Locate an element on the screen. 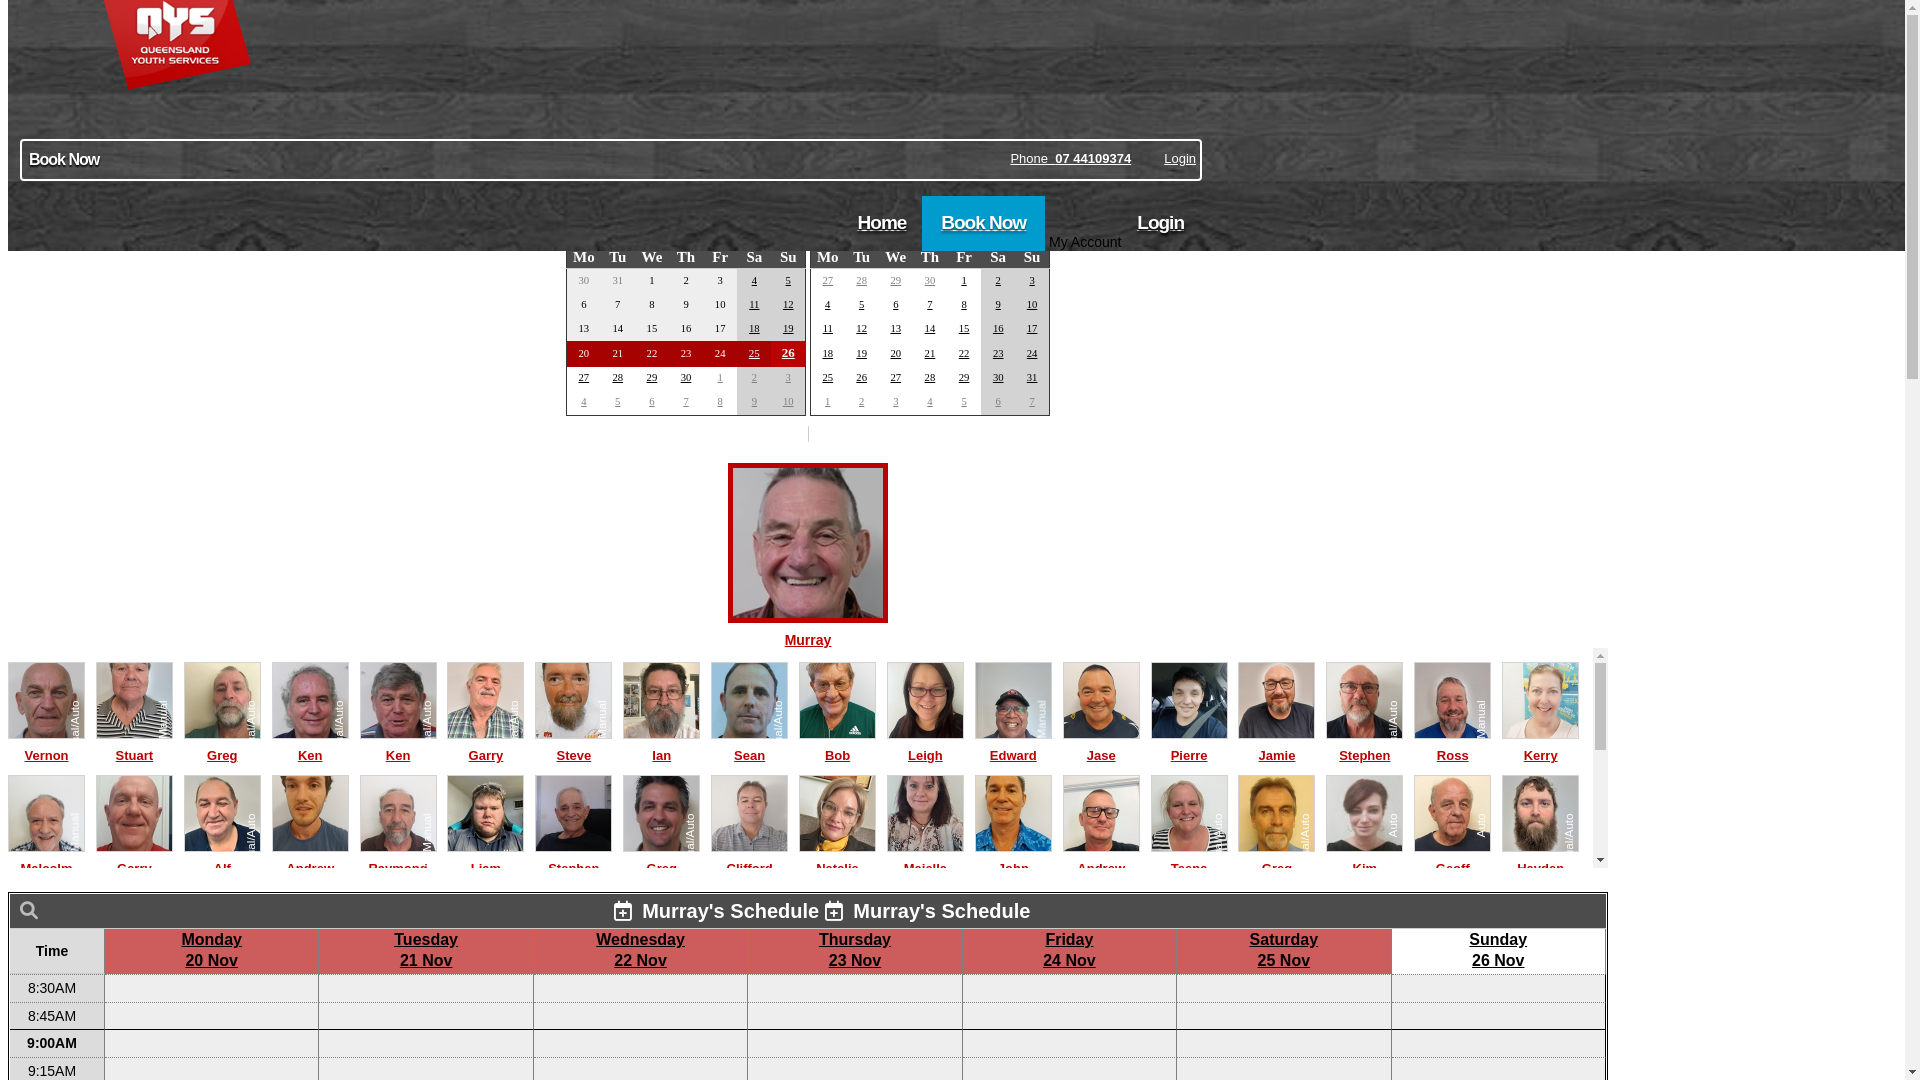 This screenshot has width=1920, height=1080. '8' is located at coordinates (963, 304).